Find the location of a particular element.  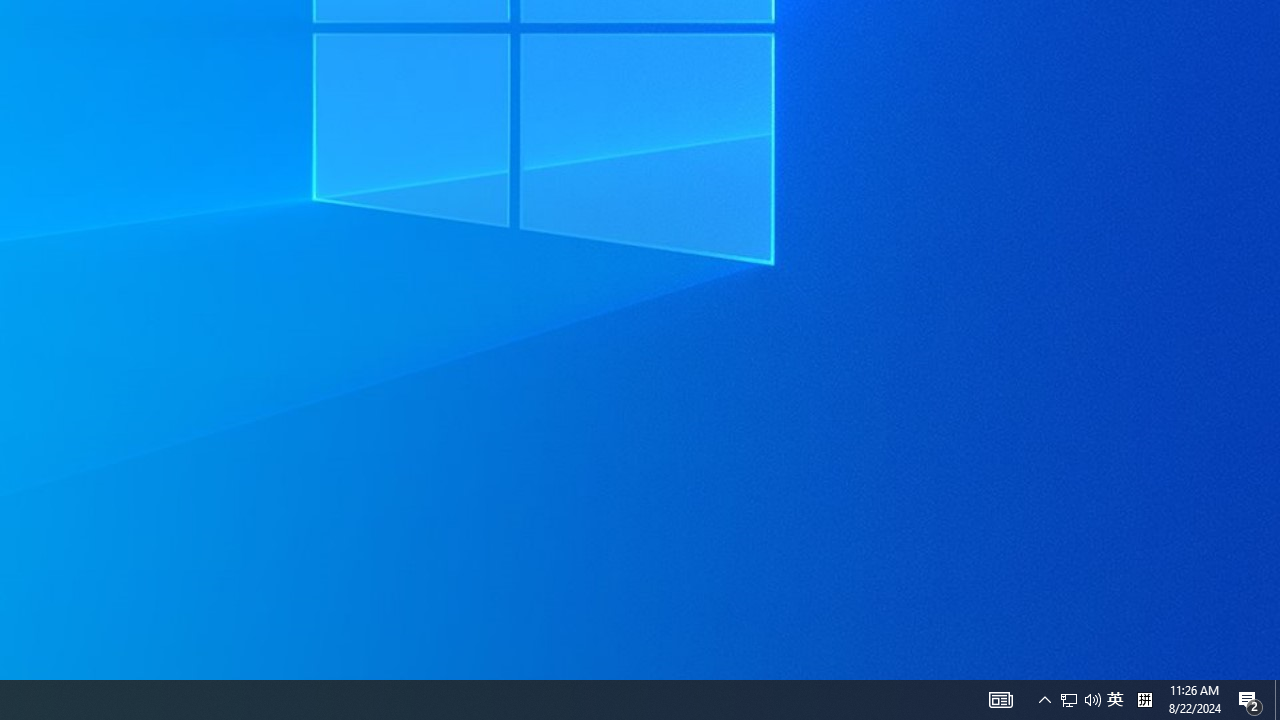

'User Promoted Notification Area' is located at coordinates (1114, 698).